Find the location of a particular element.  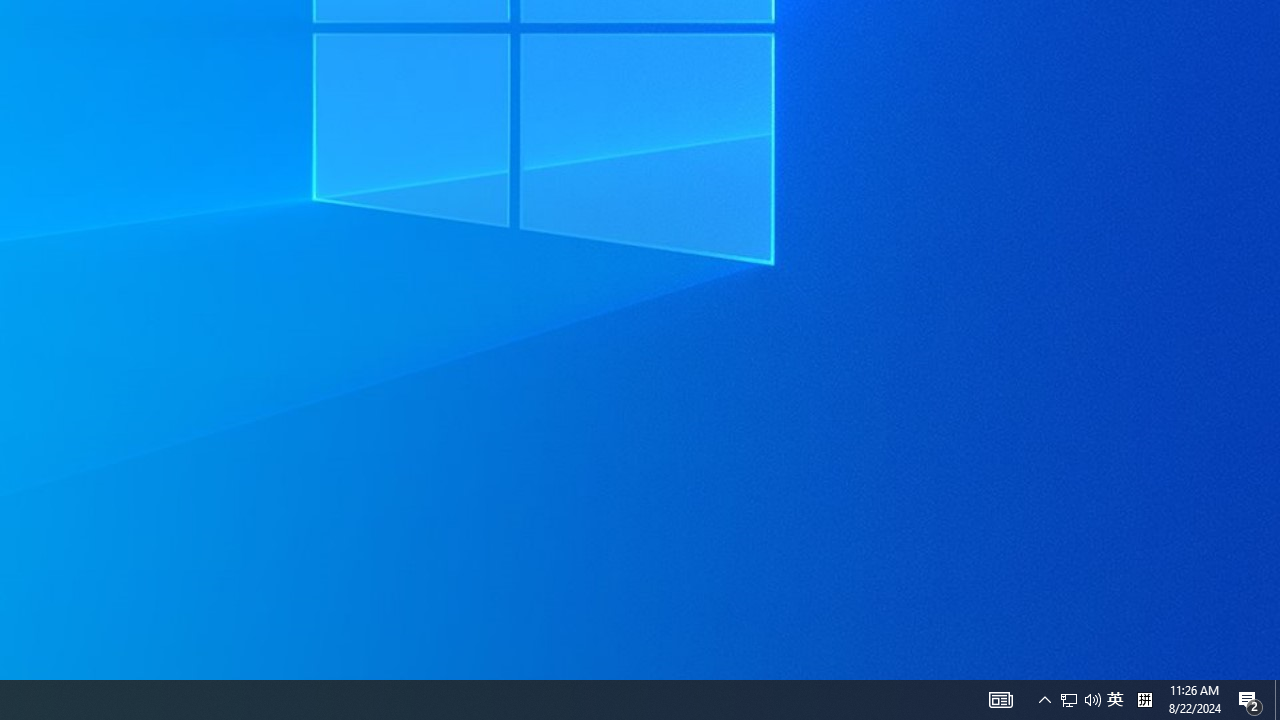

'User Promoted Notification Area' is located at coordinates (1114, 698).